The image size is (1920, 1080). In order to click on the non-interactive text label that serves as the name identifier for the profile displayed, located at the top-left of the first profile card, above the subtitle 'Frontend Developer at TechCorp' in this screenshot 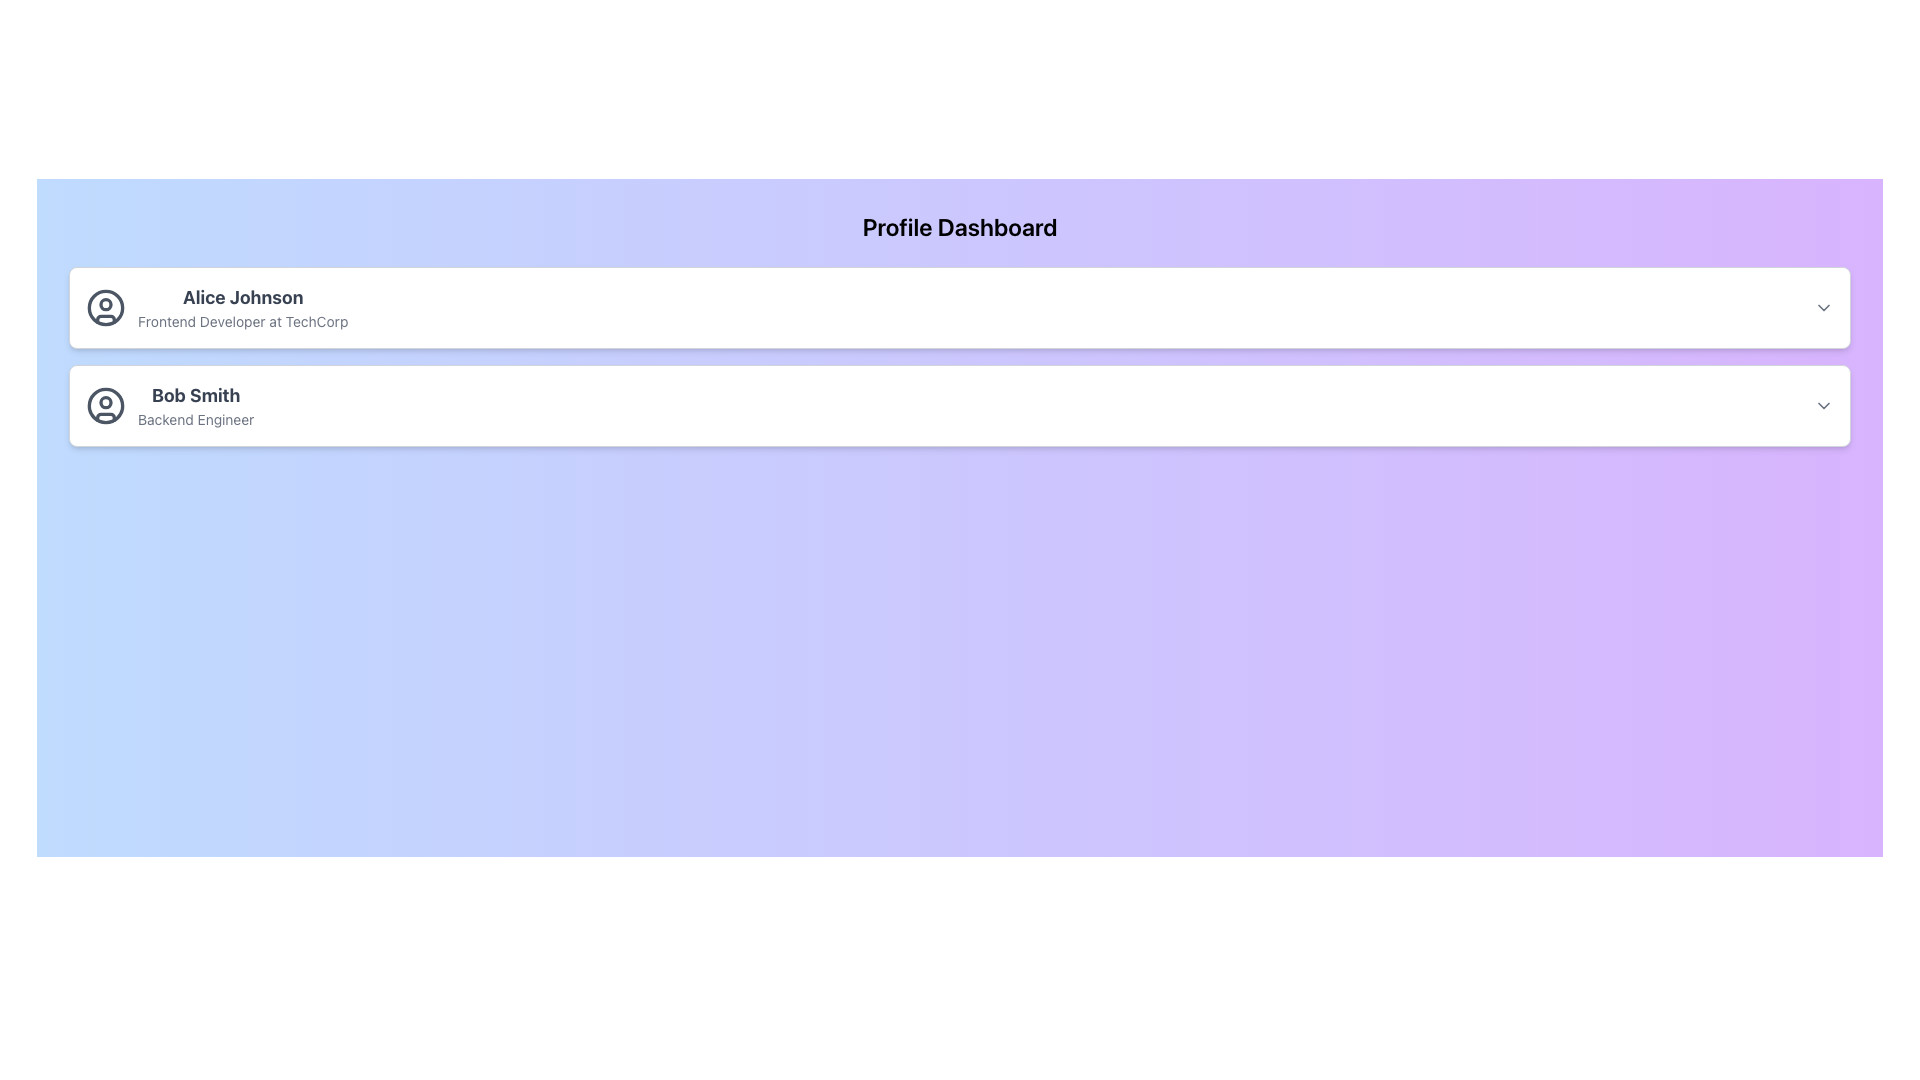, I will do `click(242, 297)`.